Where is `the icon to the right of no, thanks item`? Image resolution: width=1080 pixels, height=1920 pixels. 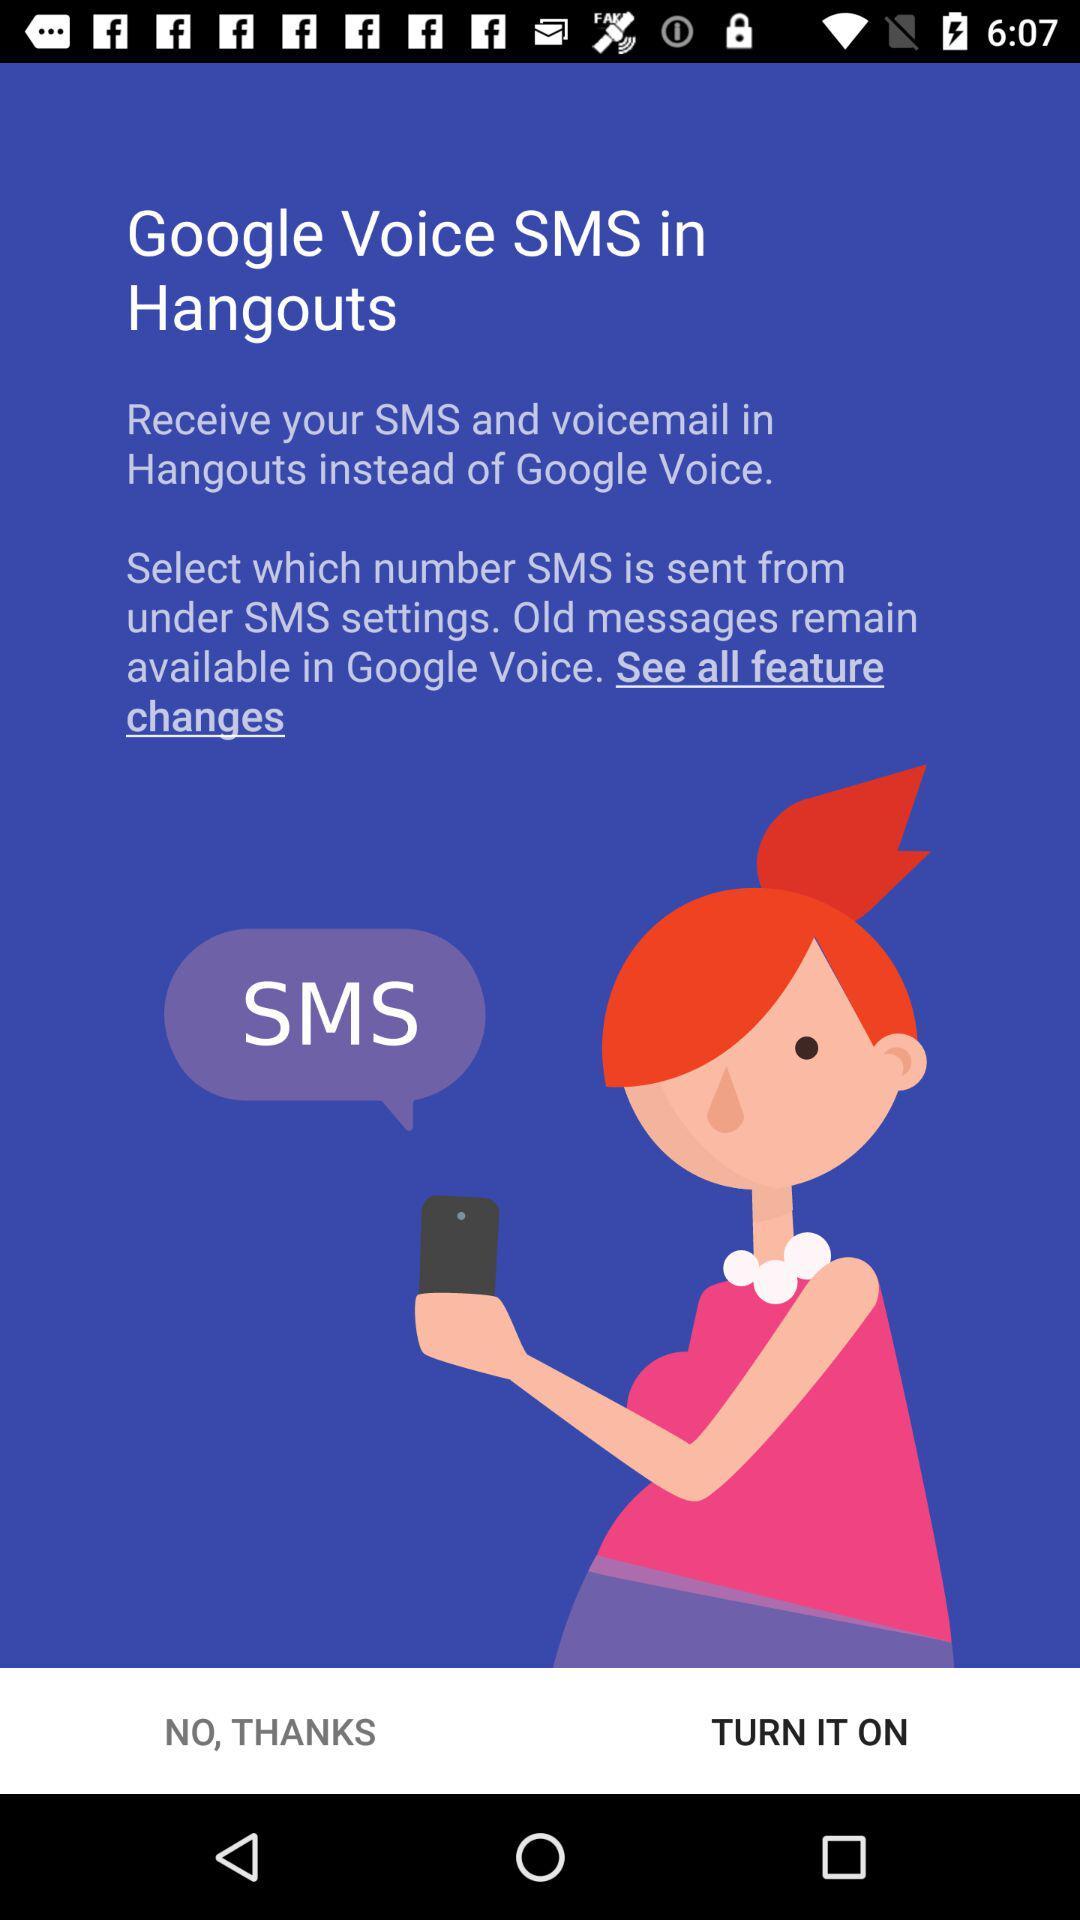
the icon to the right of no, thanks item is located at coordinates (810, 1730).